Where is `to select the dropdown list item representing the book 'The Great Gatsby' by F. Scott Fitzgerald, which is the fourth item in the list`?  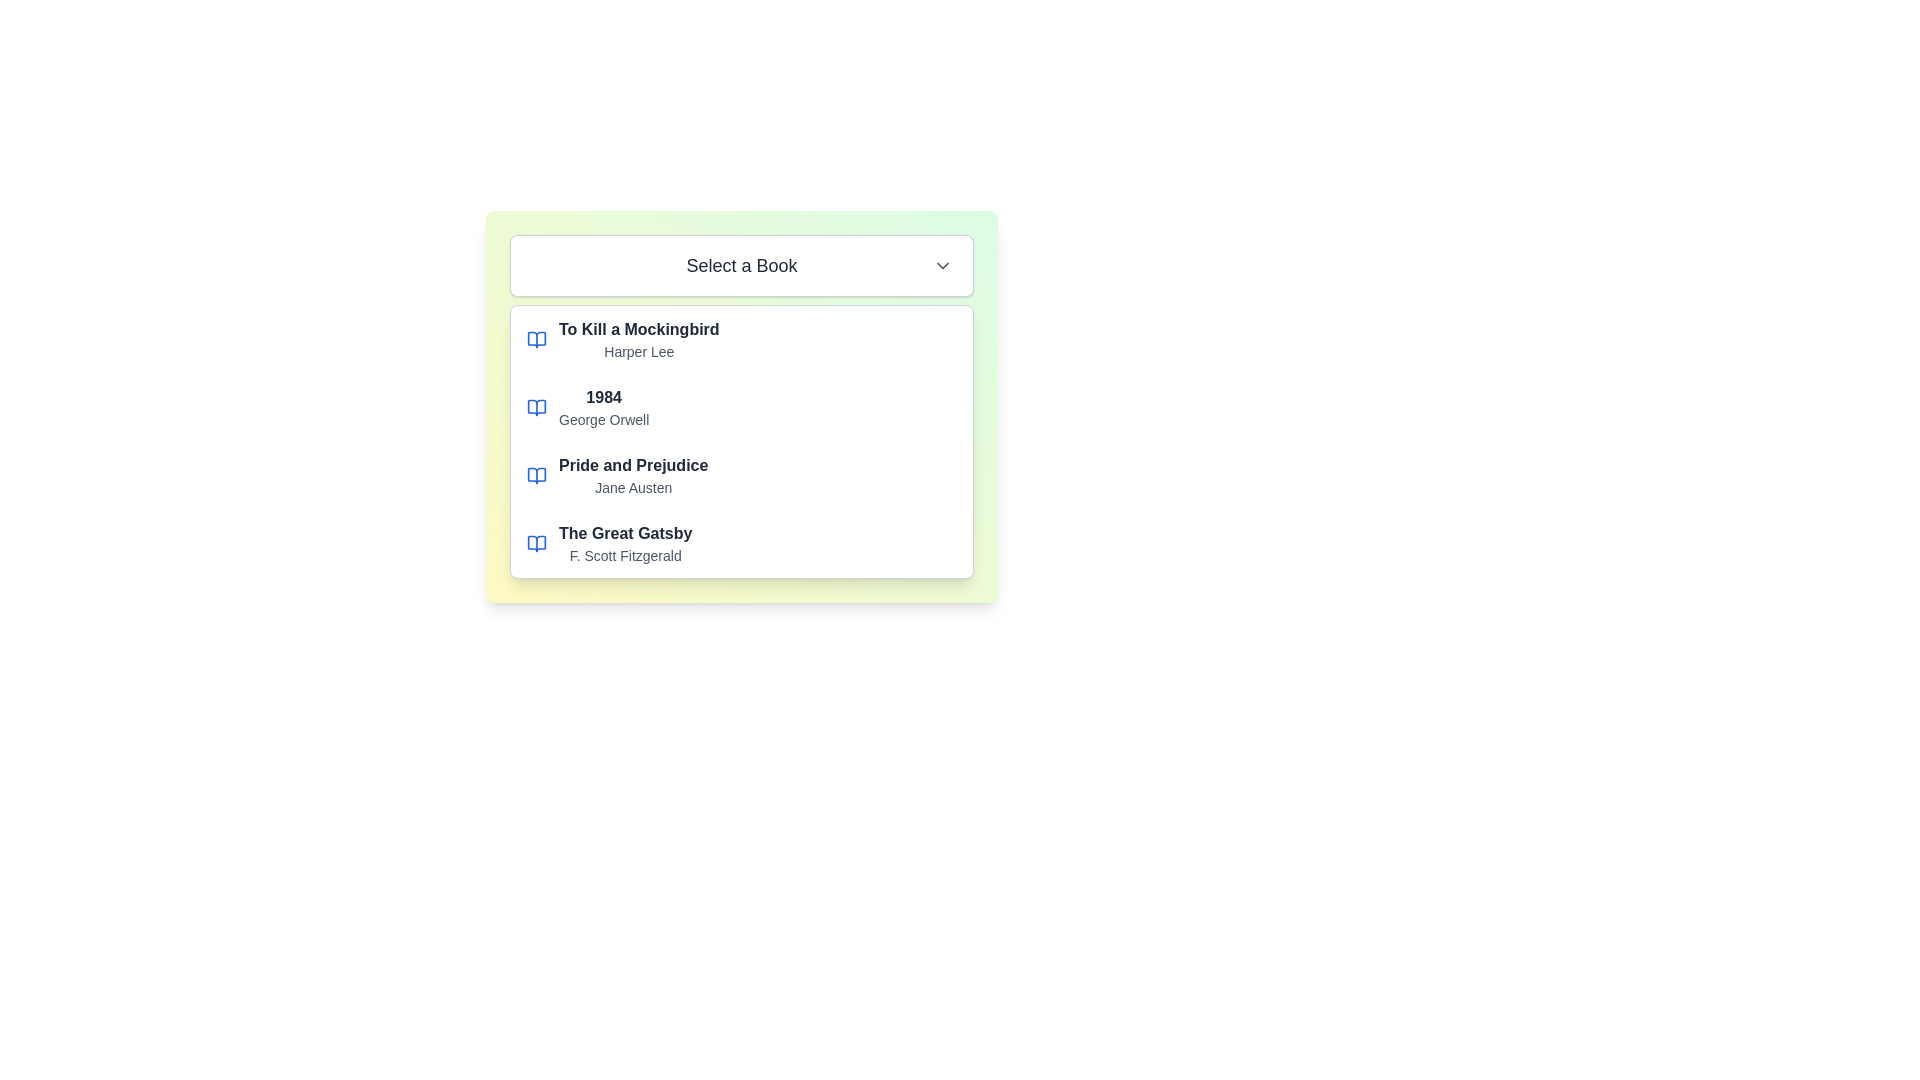
to select the dropdown list item representing the book 'The Great Gatsby' by F. Scott Fitzgerald, which is the fourth item in the list is located at coordinates (741, 543).